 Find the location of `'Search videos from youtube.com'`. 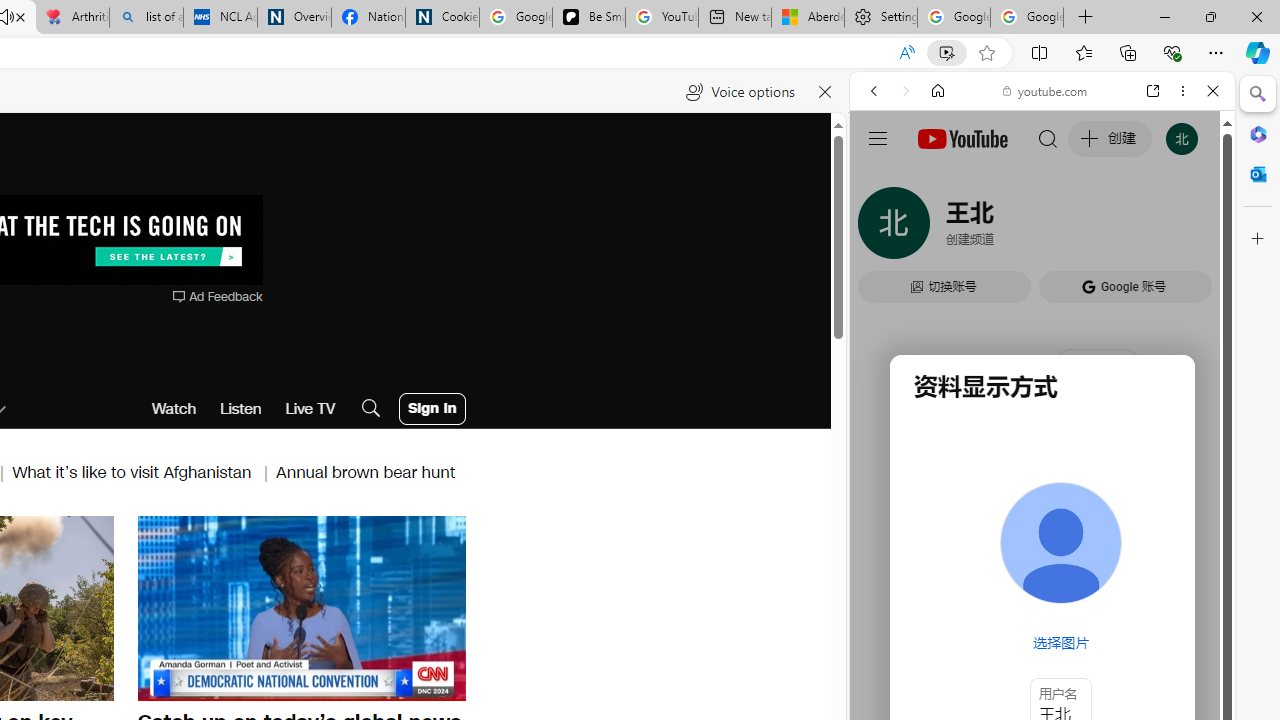

'Search videos from youtube.com' is located at coordinates (1006, 658).